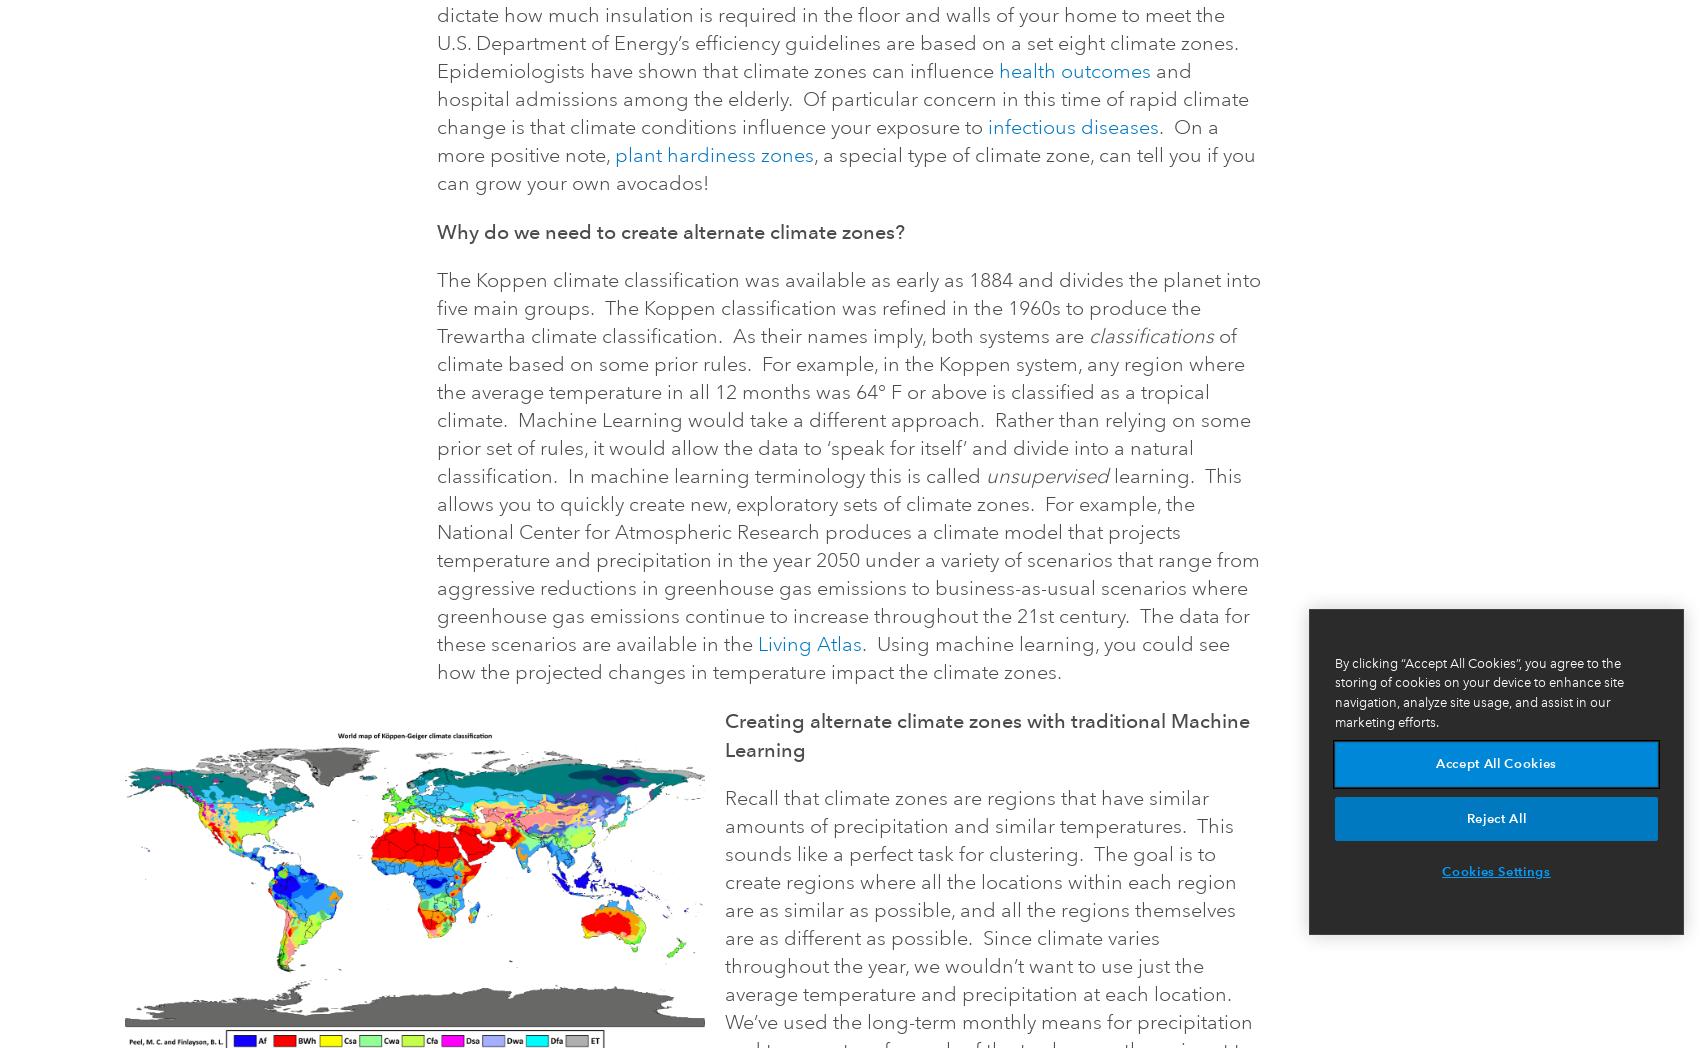 Image resolution: width=1700 pixels, height=1048 pixels. Describe the element at coordinates (670, 232) in the screenshot. I see `'Why do we need to create alternate climate zones?'` at that location.